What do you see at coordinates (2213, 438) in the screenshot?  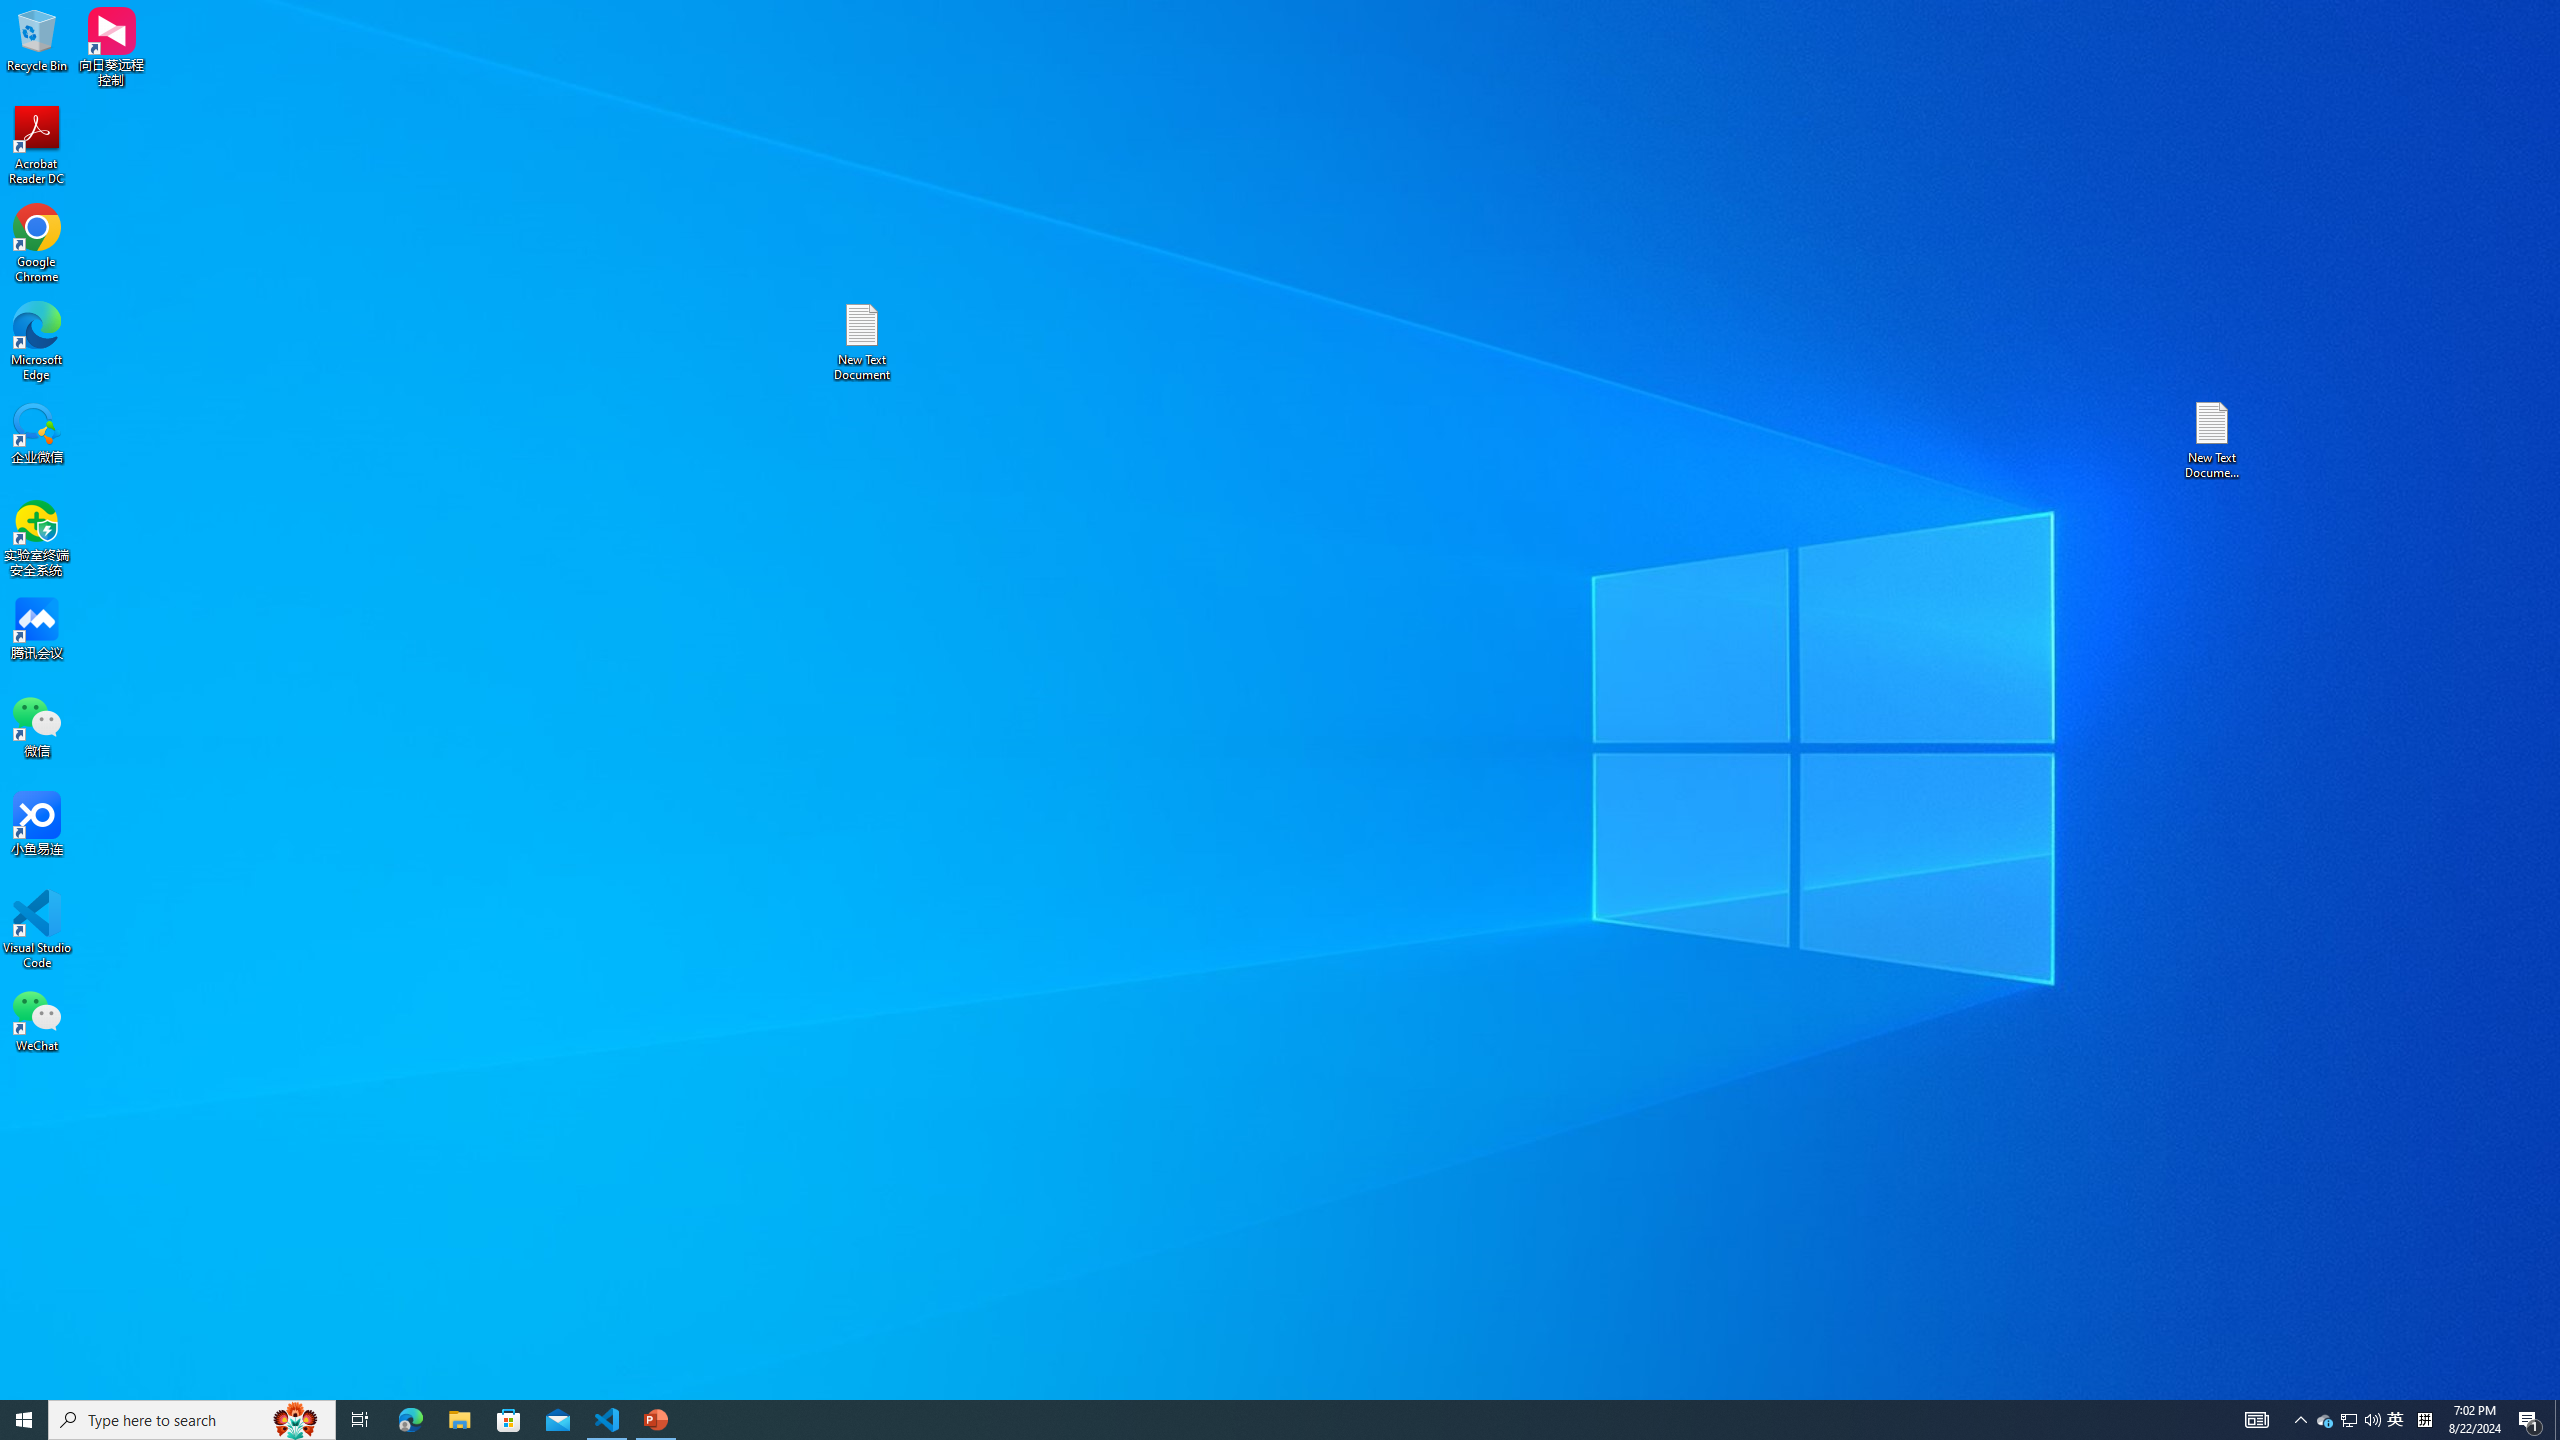 I see `'New Text Document (2)'` at bounding box center [2213, 438].